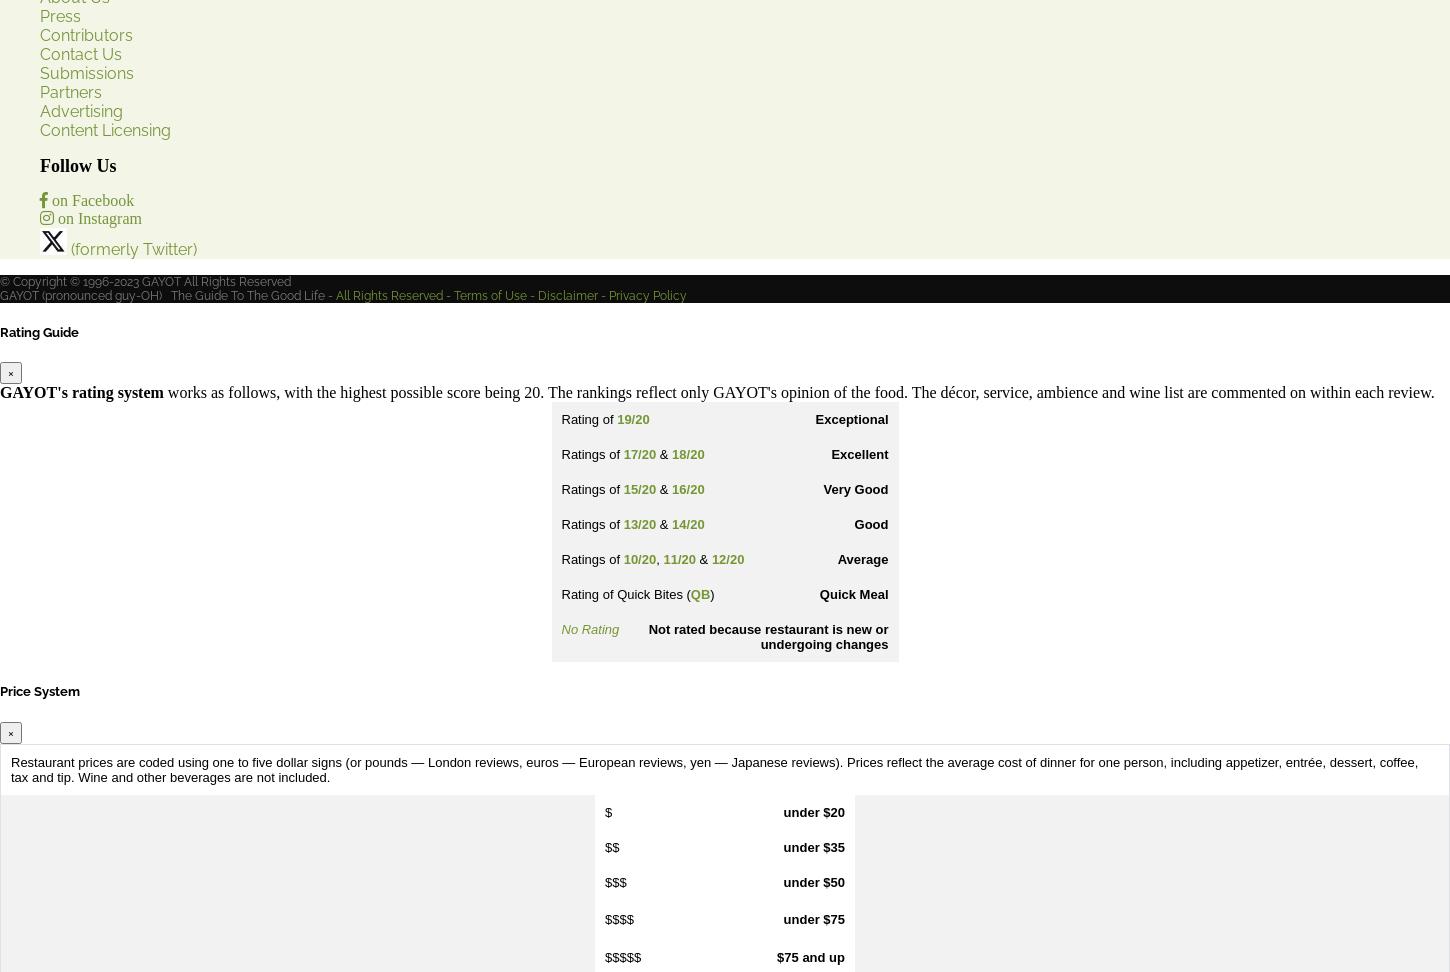 This screenshot has width=1450, height=972. What do you see at coordinates (64, 493) in the screenshot?
I see `'Events'` at bounding box center [64, 493].